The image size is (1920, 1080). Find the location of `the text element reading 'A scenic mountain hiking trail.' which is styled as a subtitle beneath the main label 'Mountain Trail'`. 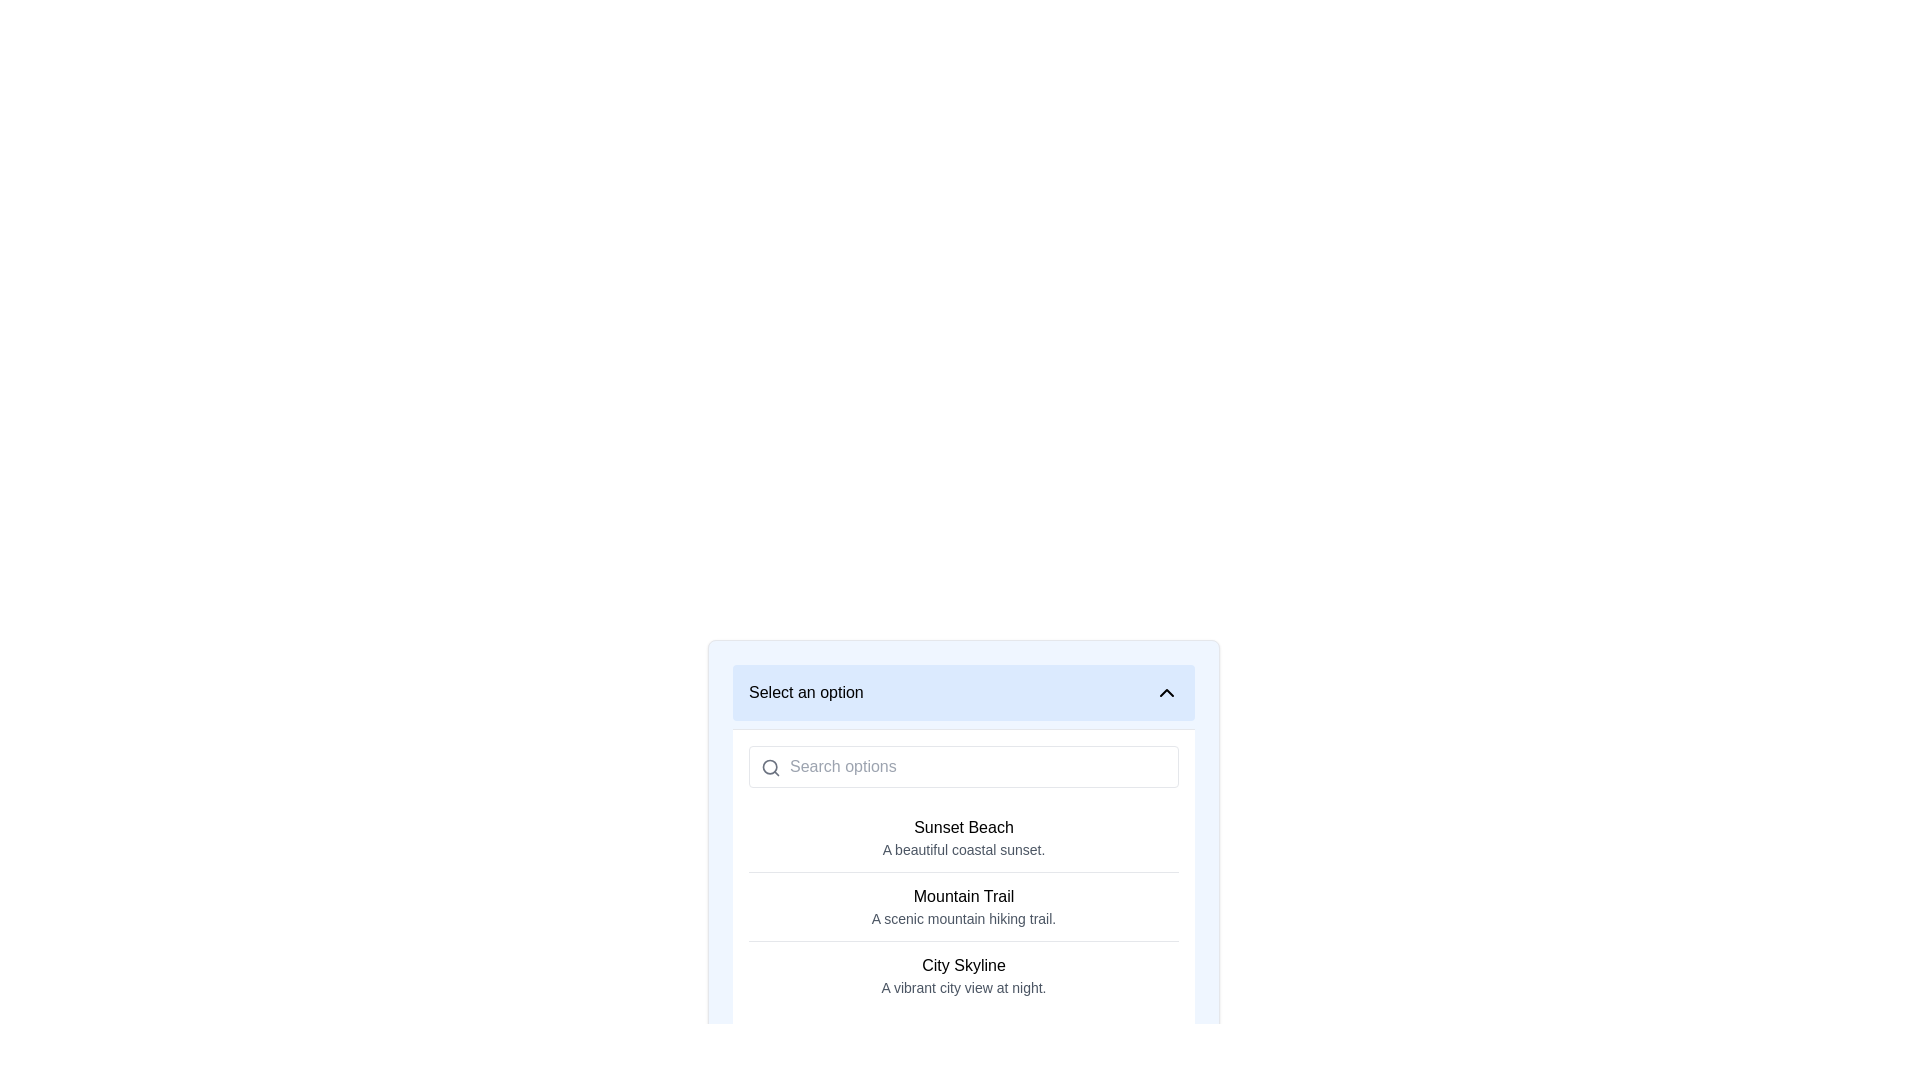

the text element reading 'A scenic mountain hiking trail.' which is styled as a subtitle beneath the main label 'Mountain Trail' is located at coordinates (964, 918).